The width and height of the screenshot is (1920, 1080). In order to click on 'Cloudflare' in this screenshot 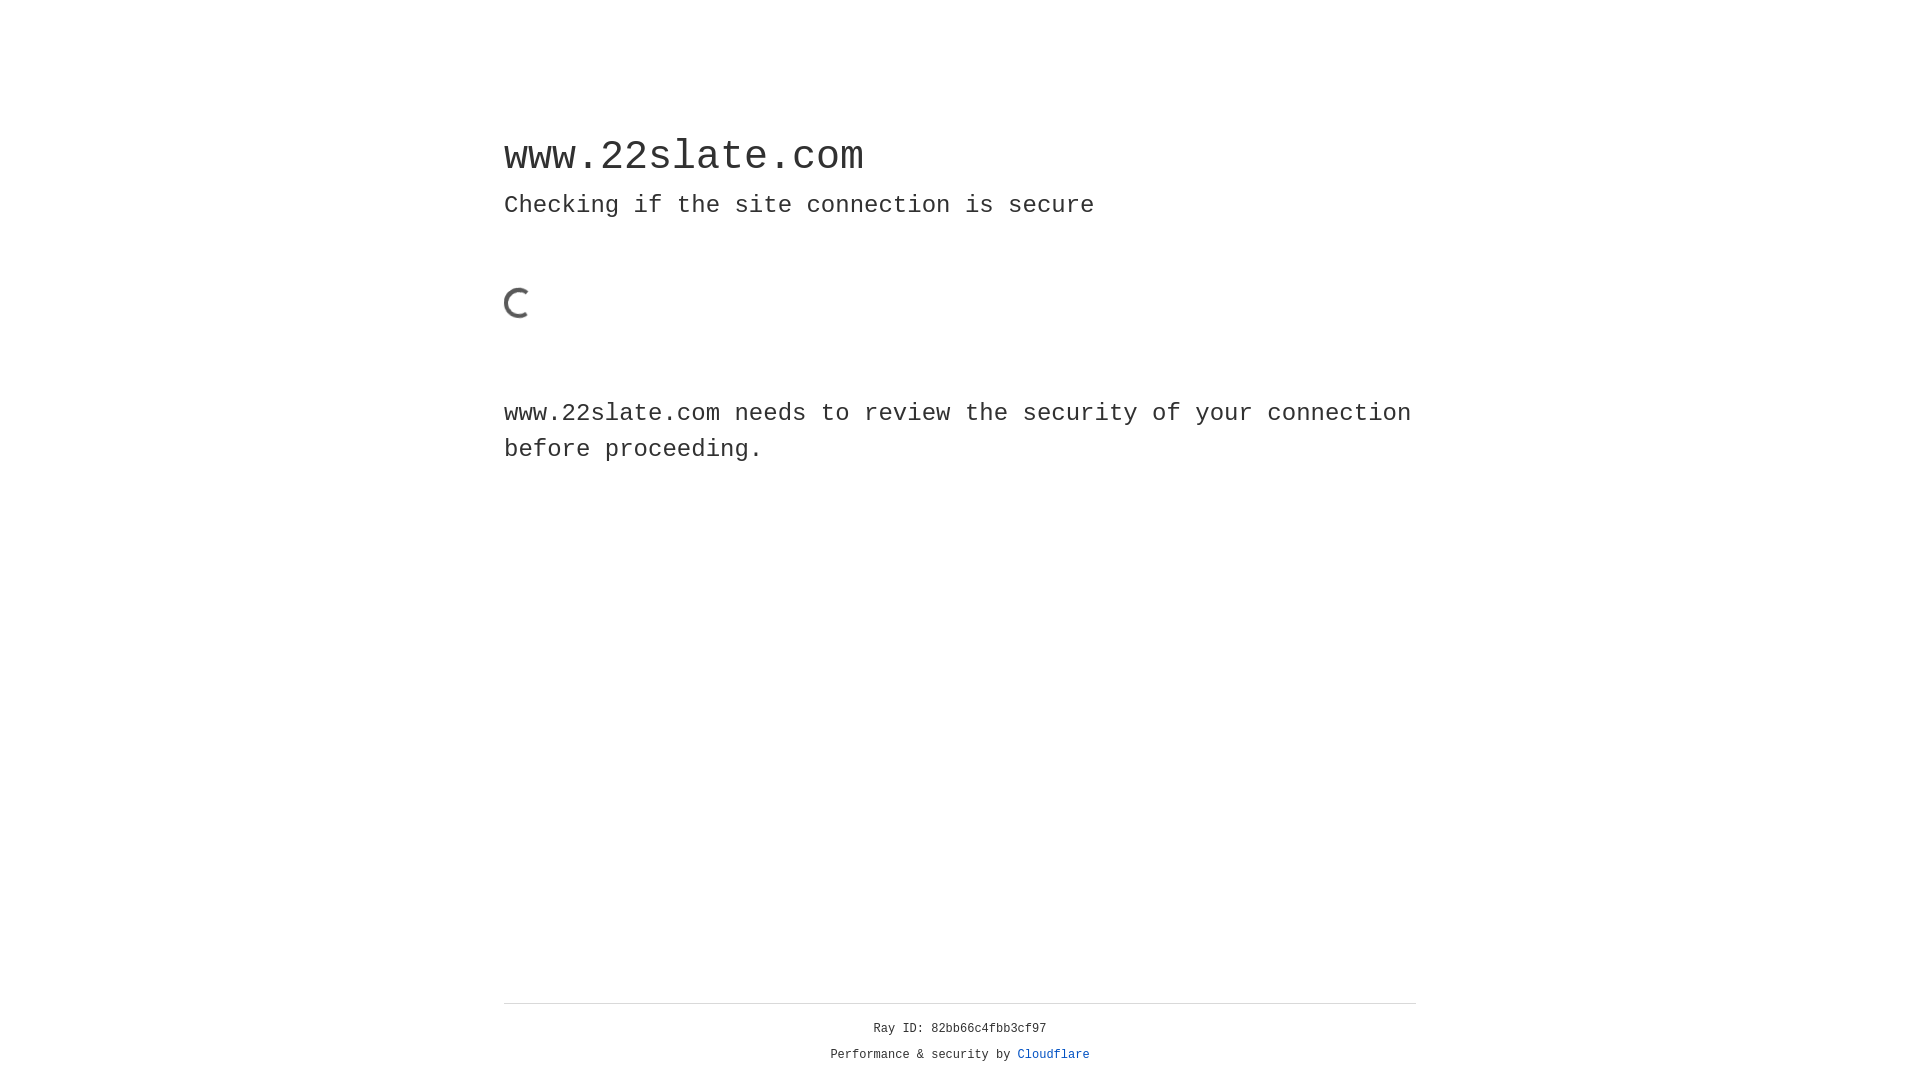, I will do `click(1053, 1054)`.